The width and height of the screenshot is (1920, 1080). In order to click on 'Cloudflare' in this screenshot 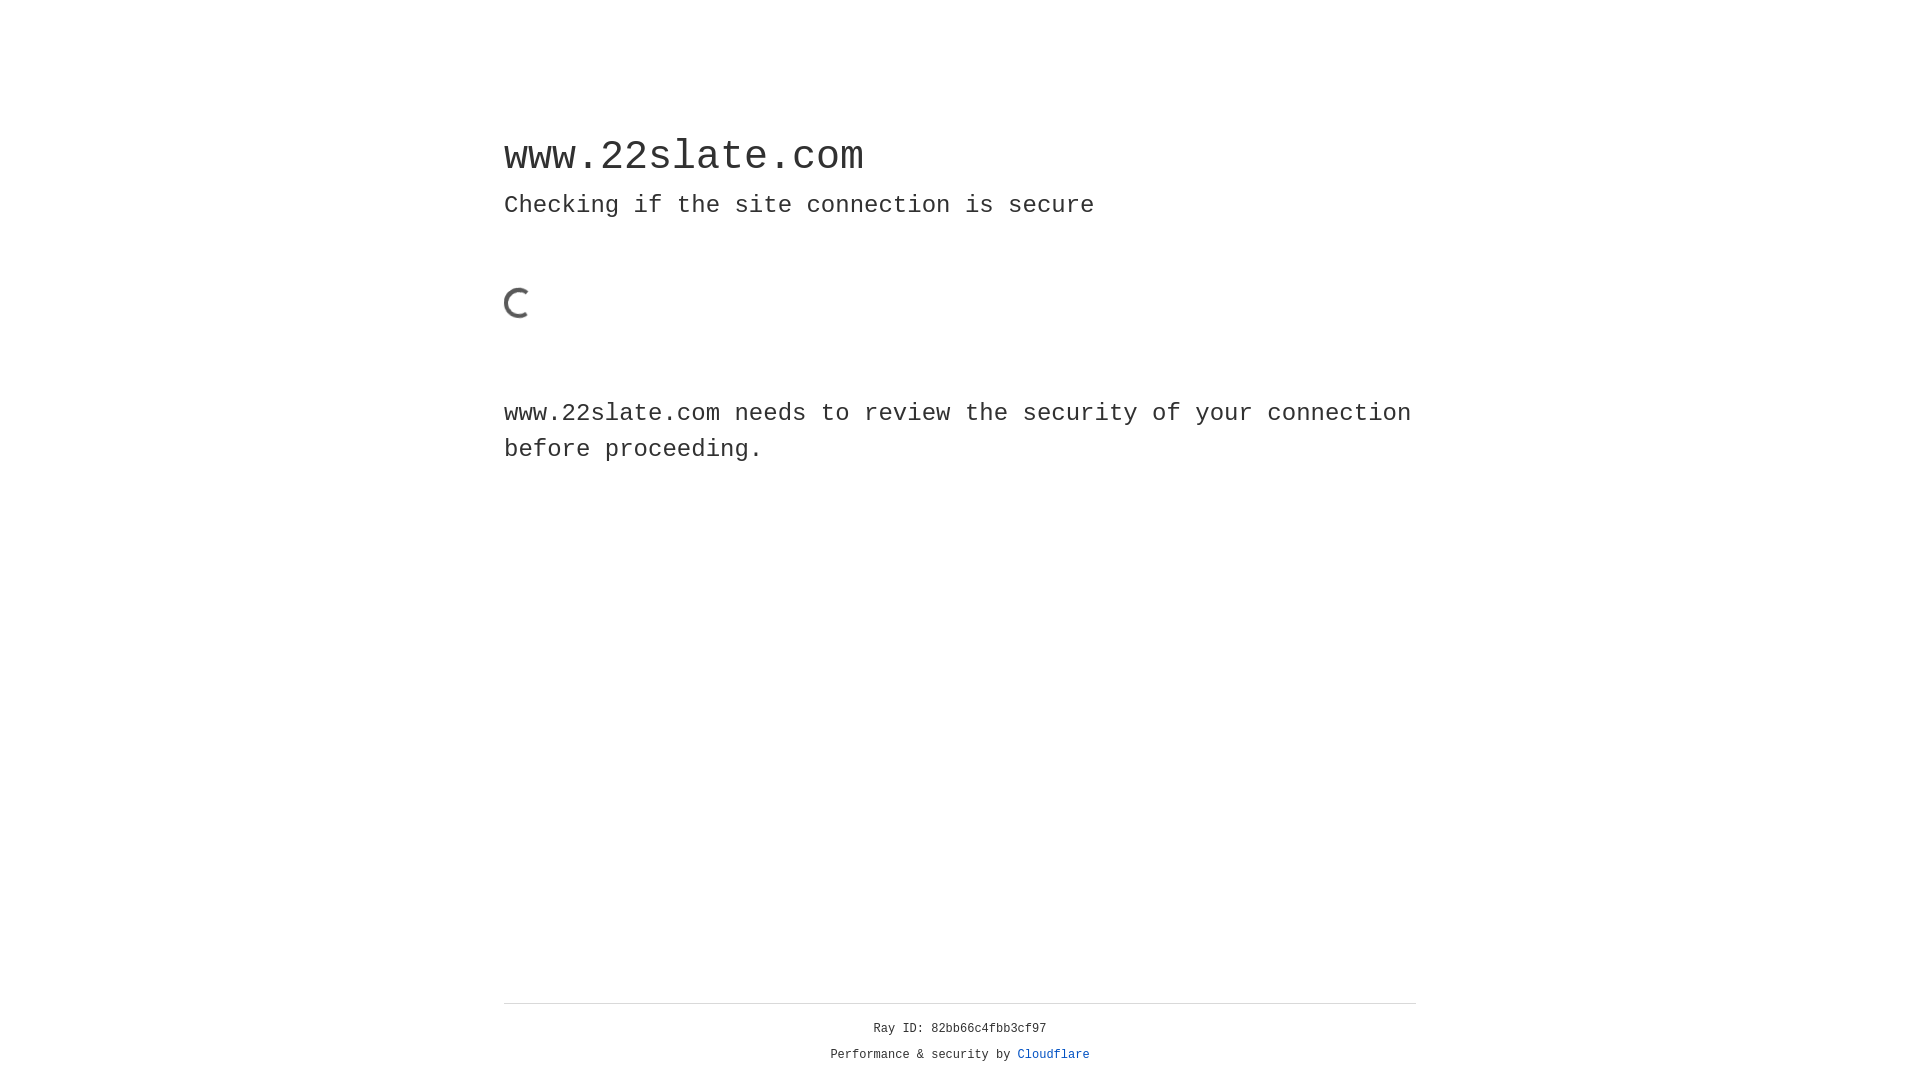, I will do `click(1053, 1054)`.